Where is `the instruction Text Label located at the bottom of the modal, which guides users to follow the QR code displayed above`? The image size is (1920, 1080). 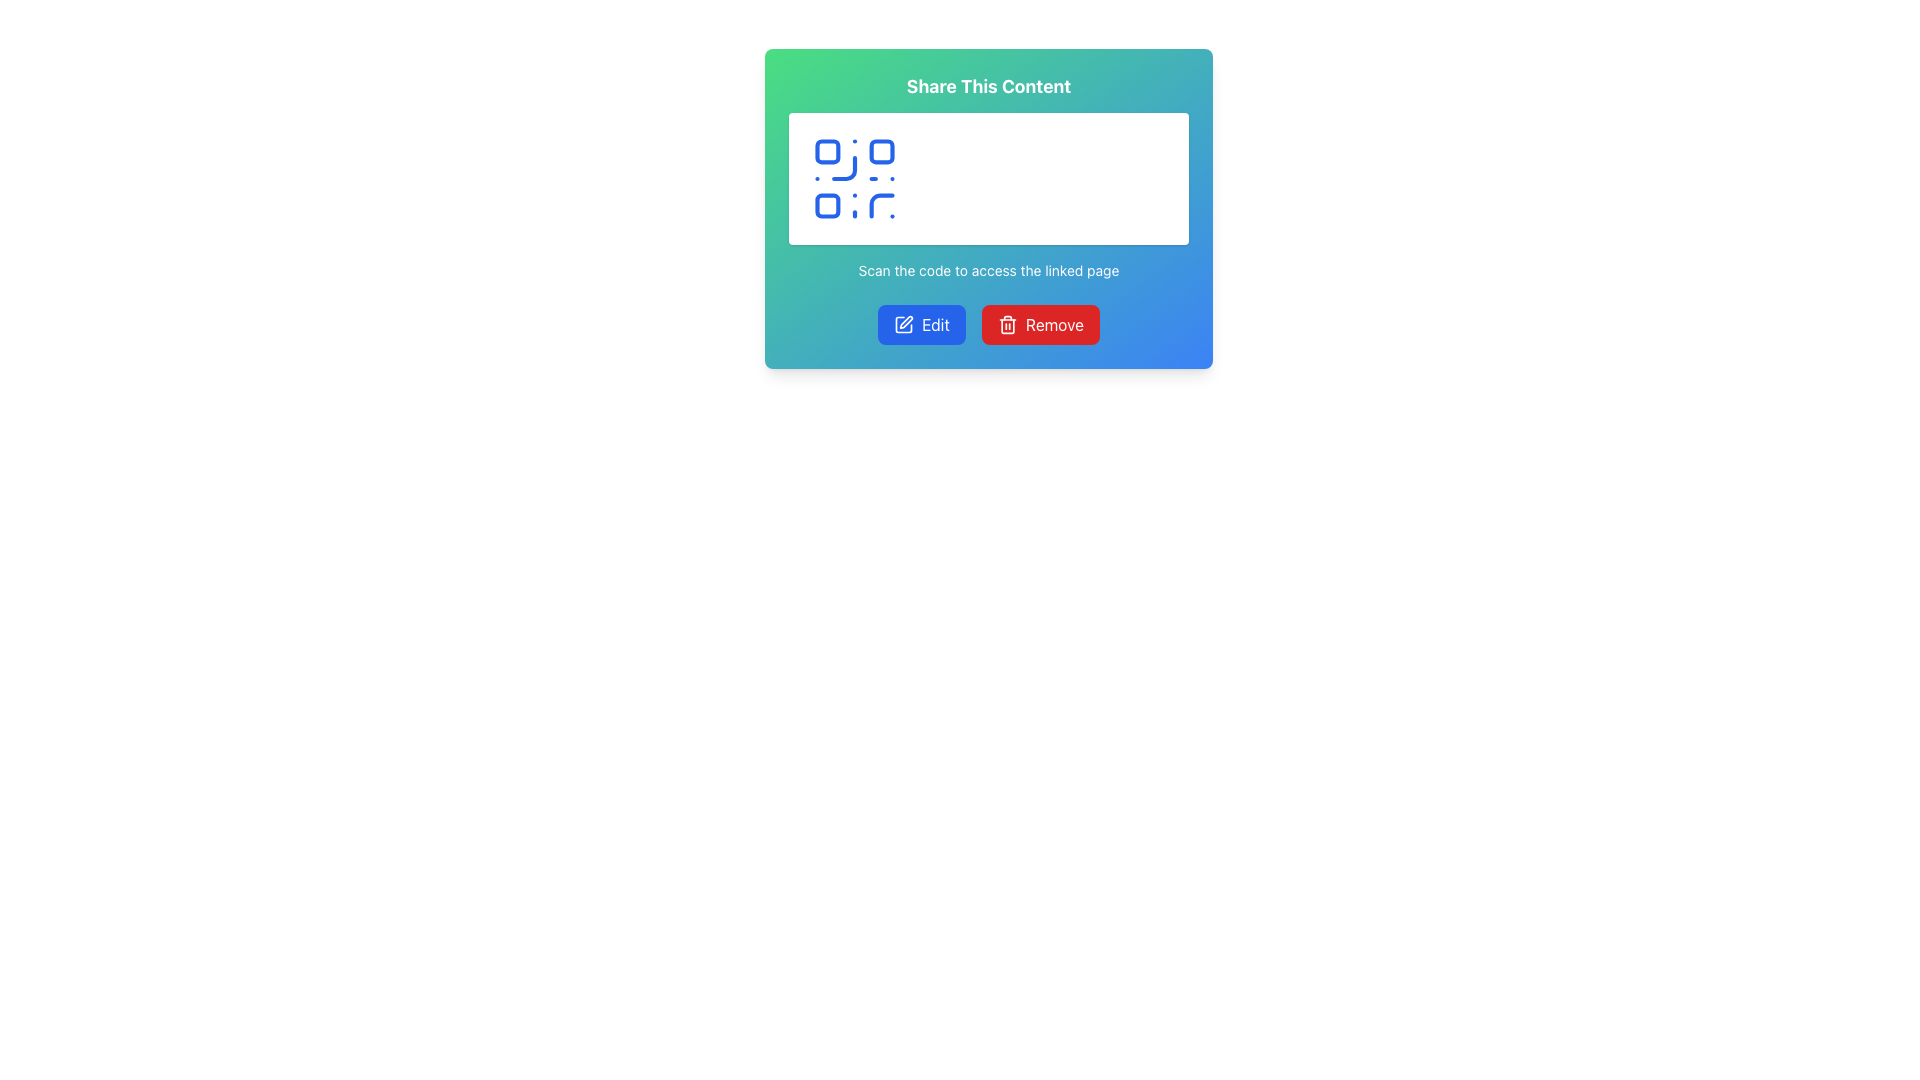
the instruction Text Label located at the bottom of the modal, which guides users to follow the QR code displayed above is located at coordinates (988, 270).